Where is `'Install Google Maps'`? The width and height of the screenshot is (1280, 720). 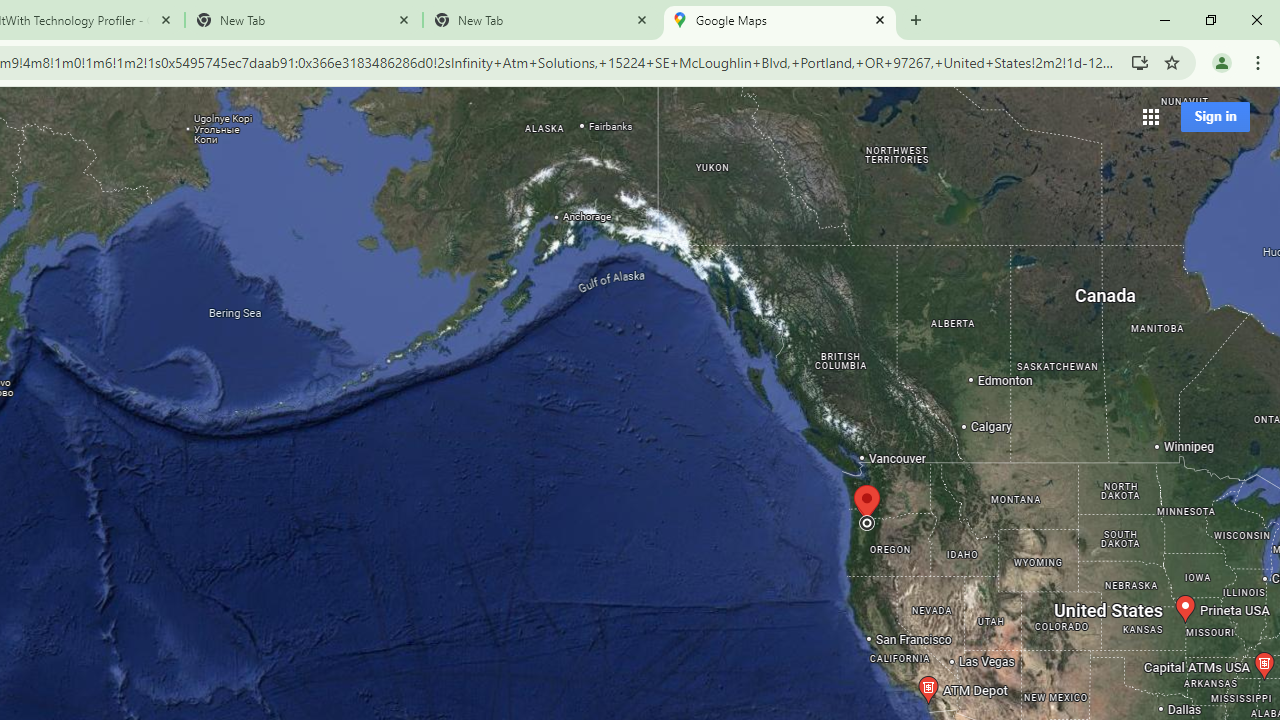 'Install Google Maps' is located at coordinates (1139, 61).